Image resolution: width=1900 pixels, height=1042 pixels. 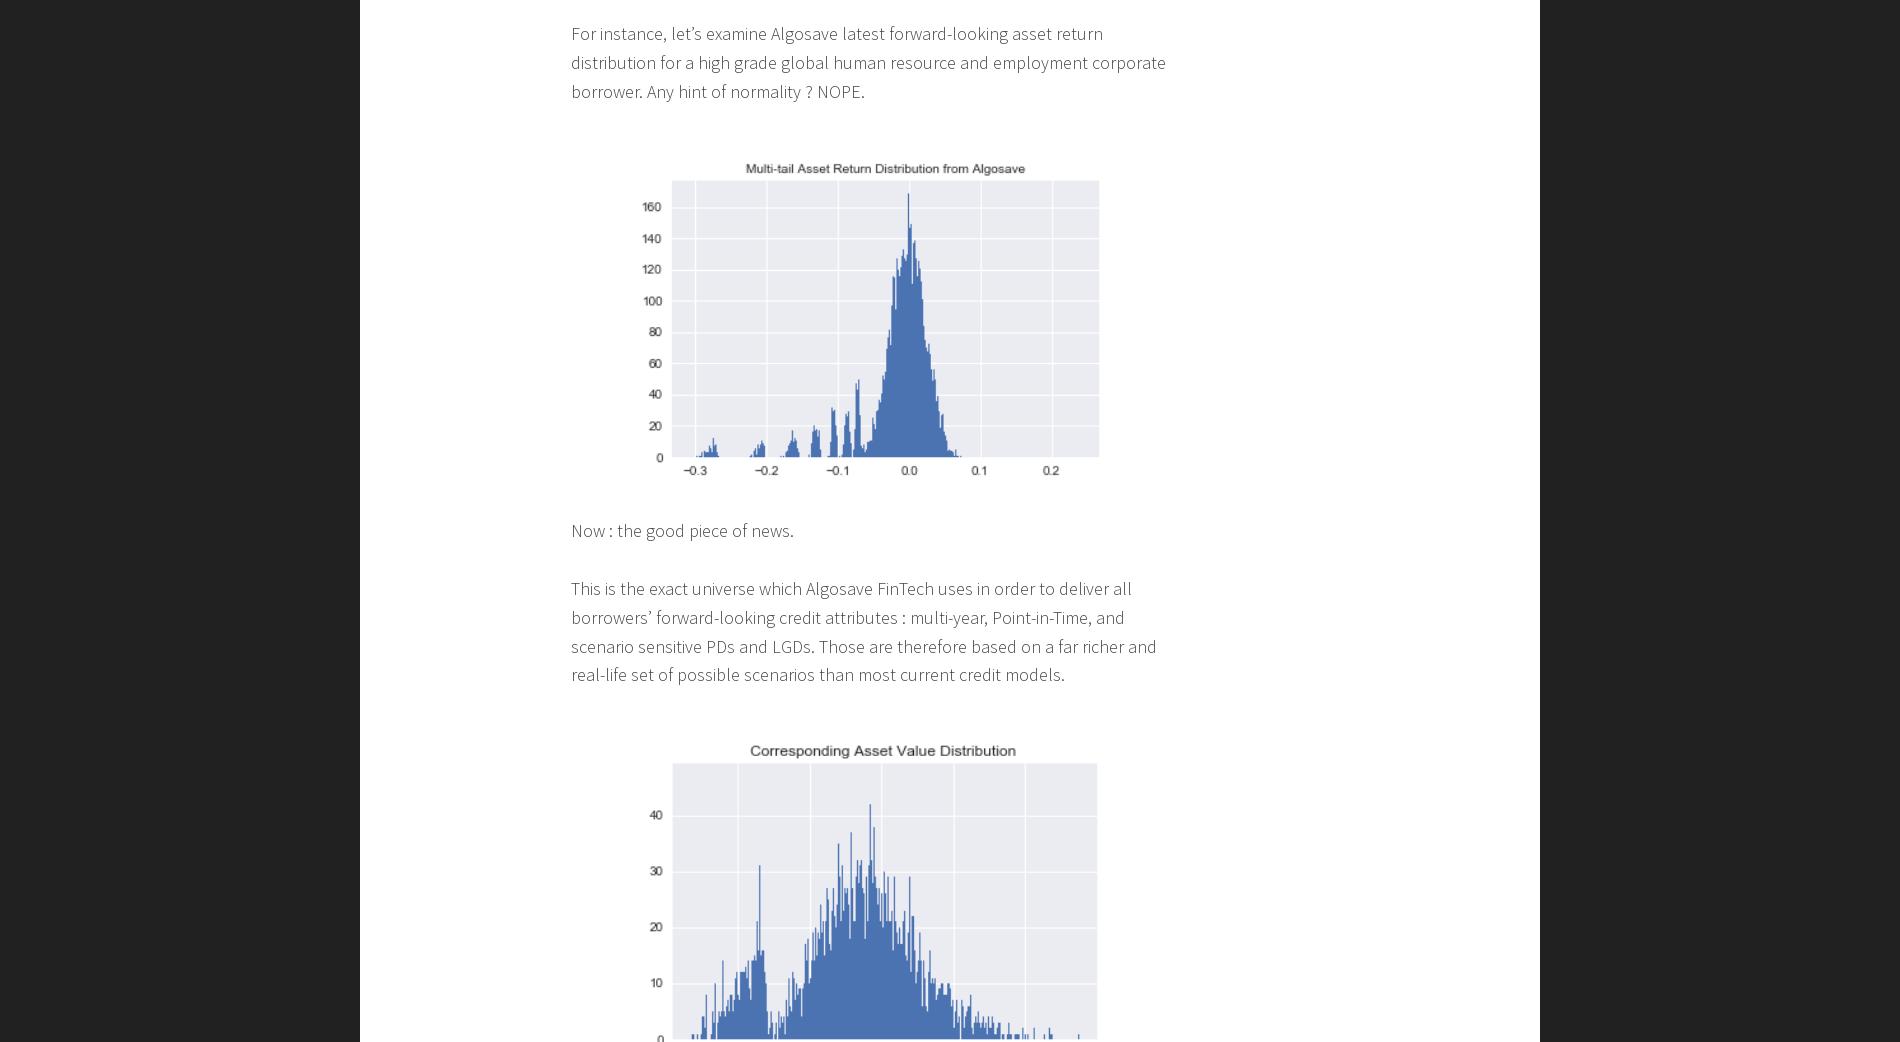 I want to click on 'Transform risk analytics into Competitive edge for Trading', so click(x=829, y=323).